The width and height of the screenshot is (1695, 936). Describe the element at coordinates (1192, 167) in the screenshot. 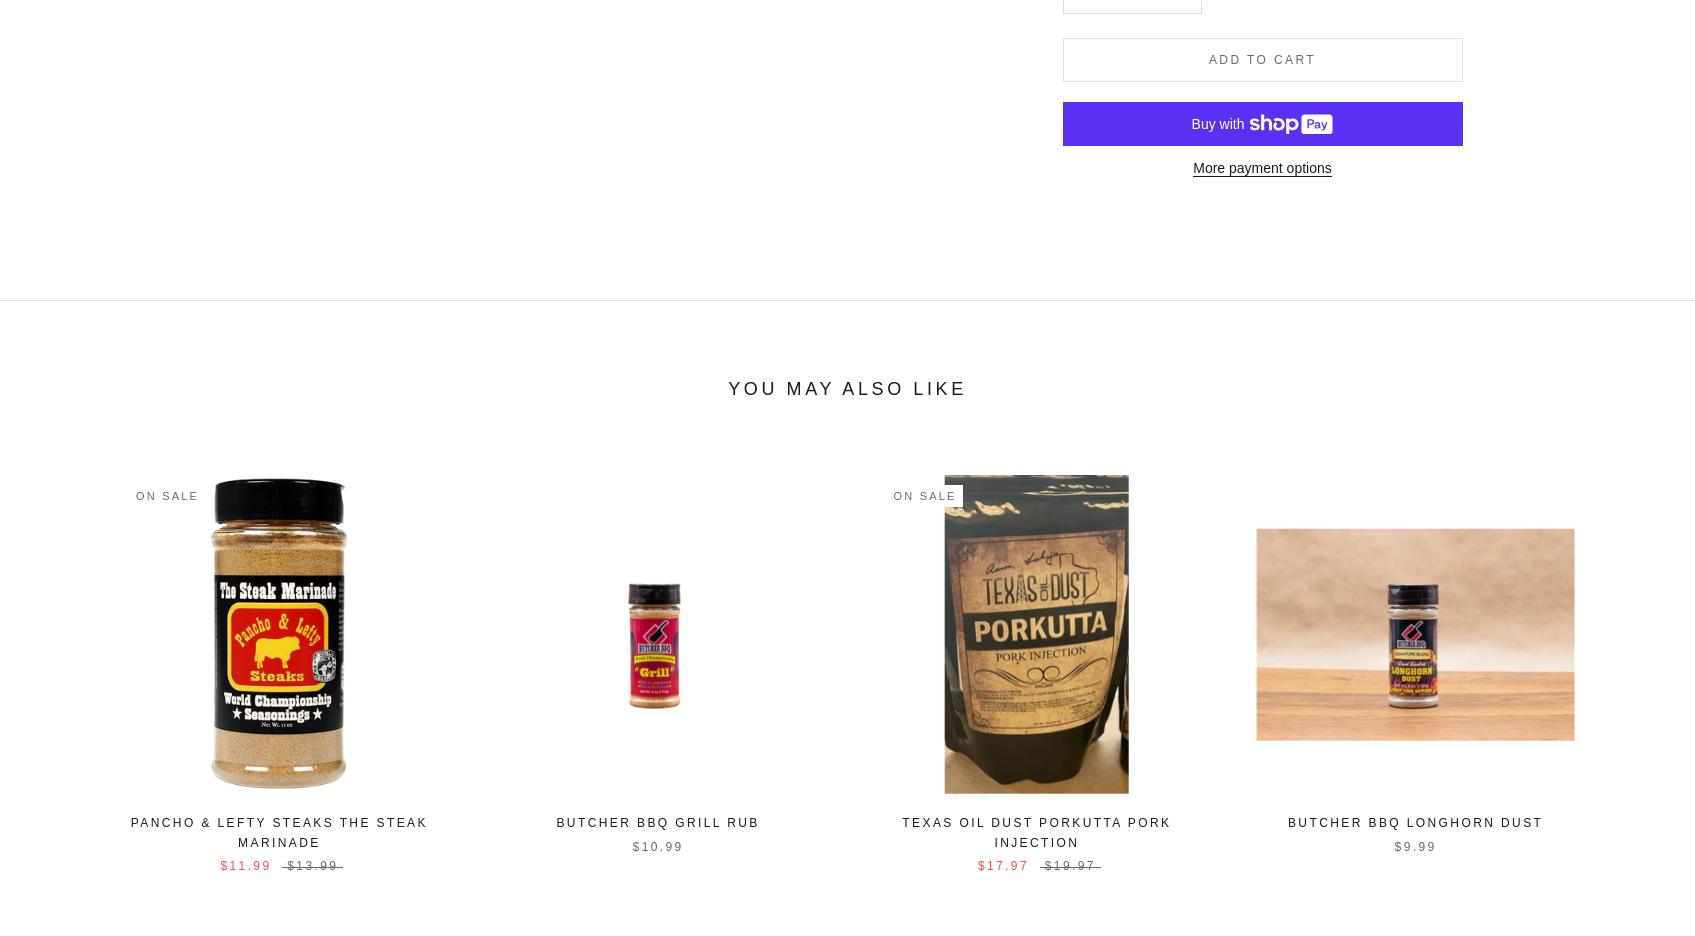

I see `'More payment options'` at that location.